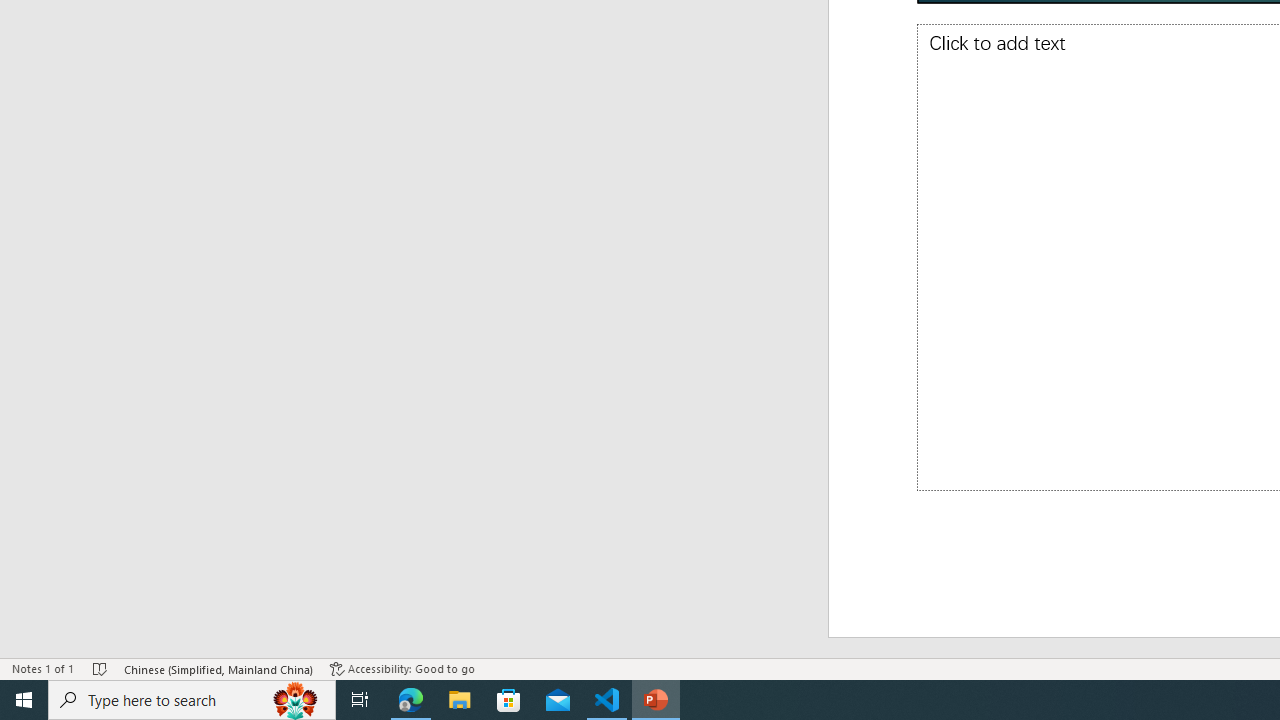 The width and height of the screenshot is (1280, 720). What do you see at coordinates (99, 669) in the screenshot?
I see `'Spell Check No Errors'` at bounding box center [99, 669].